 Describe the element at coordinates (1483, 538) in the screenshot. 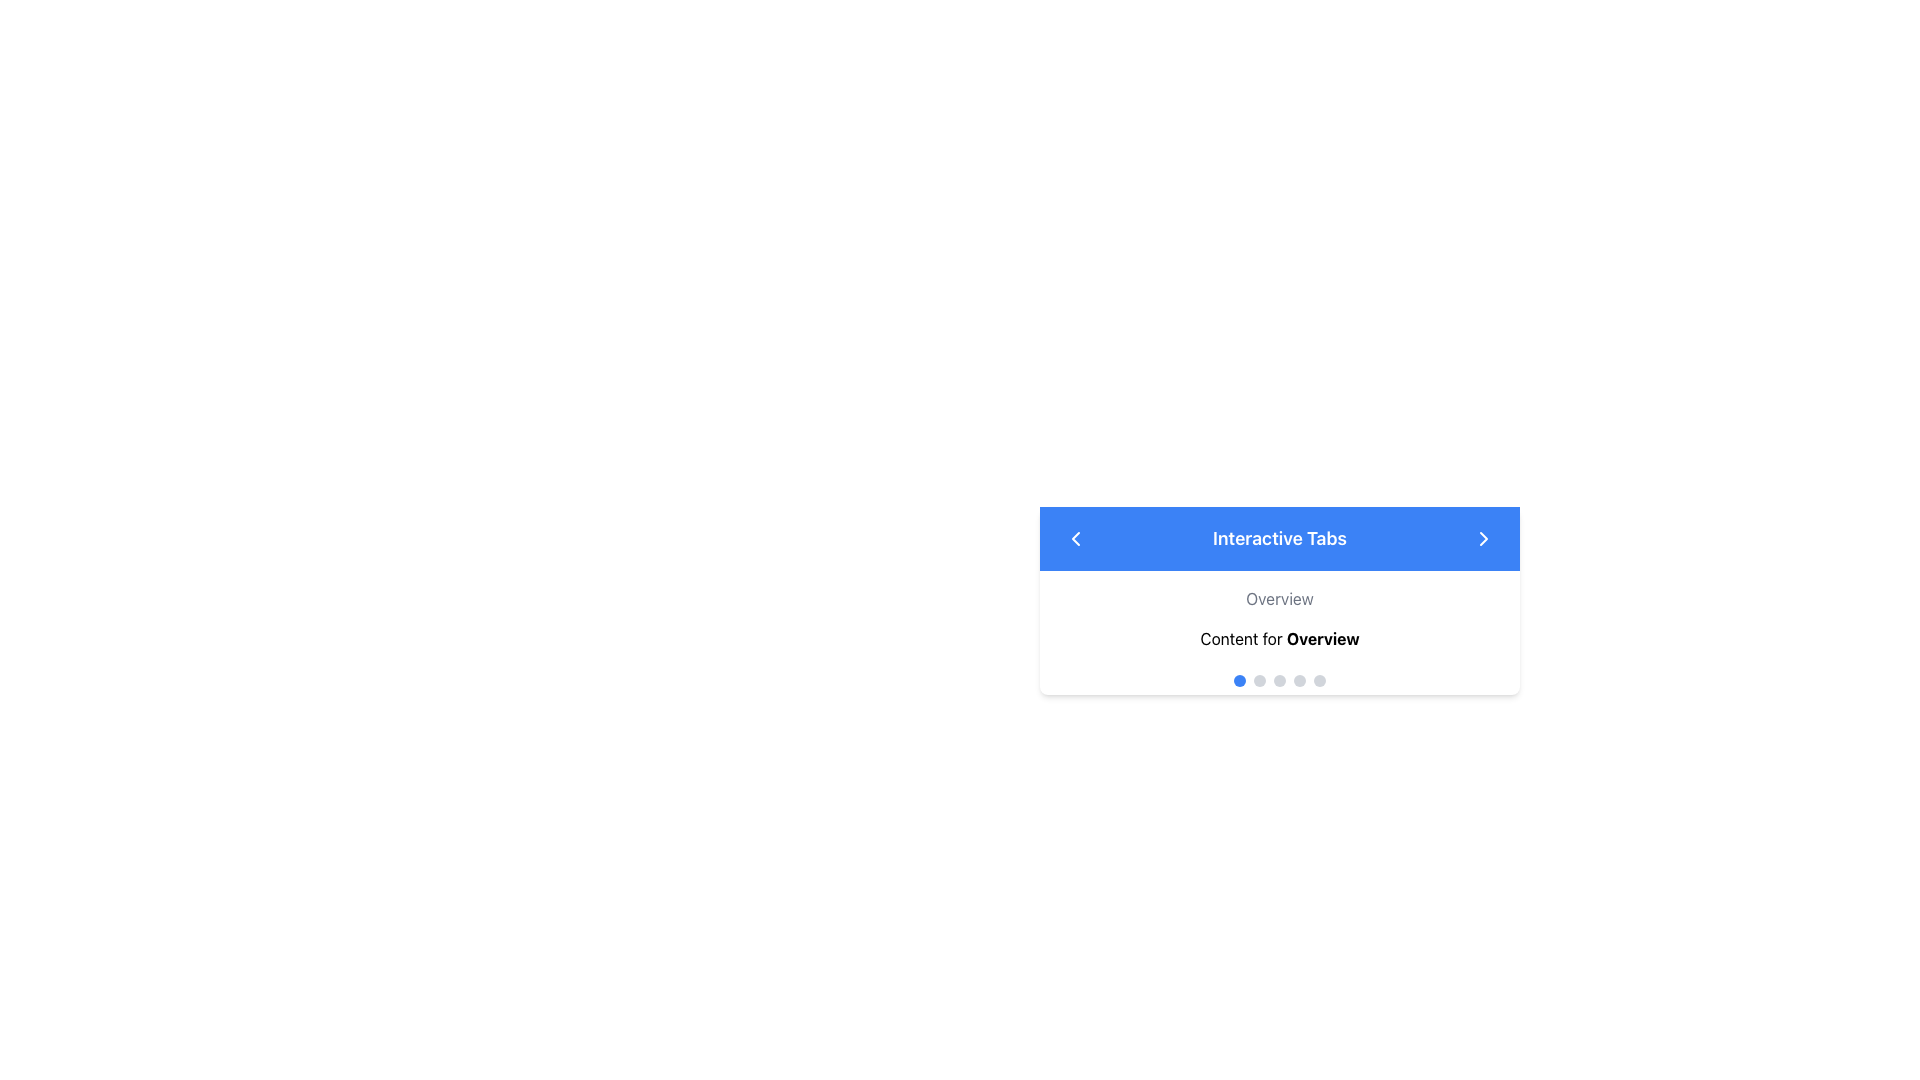

I see `the triangular arrow icon located in the blue header bar next to the text 'Interactive Tabs' to interact with it` at that location.